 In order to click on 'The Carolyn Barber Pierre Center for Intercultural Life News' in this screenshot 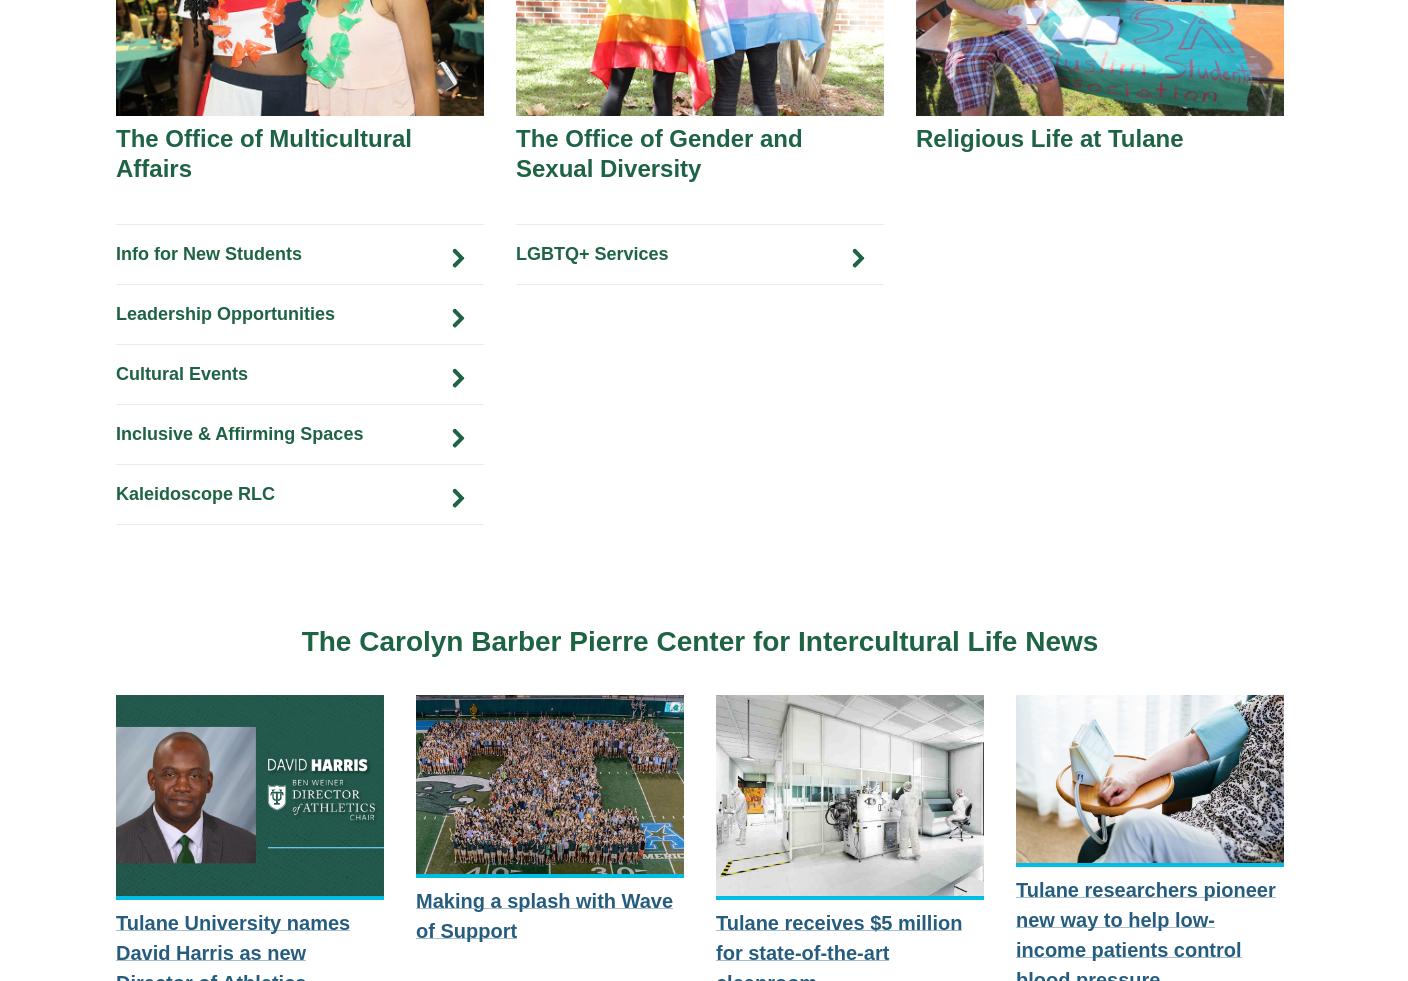, I will do `click(699, 640)`.